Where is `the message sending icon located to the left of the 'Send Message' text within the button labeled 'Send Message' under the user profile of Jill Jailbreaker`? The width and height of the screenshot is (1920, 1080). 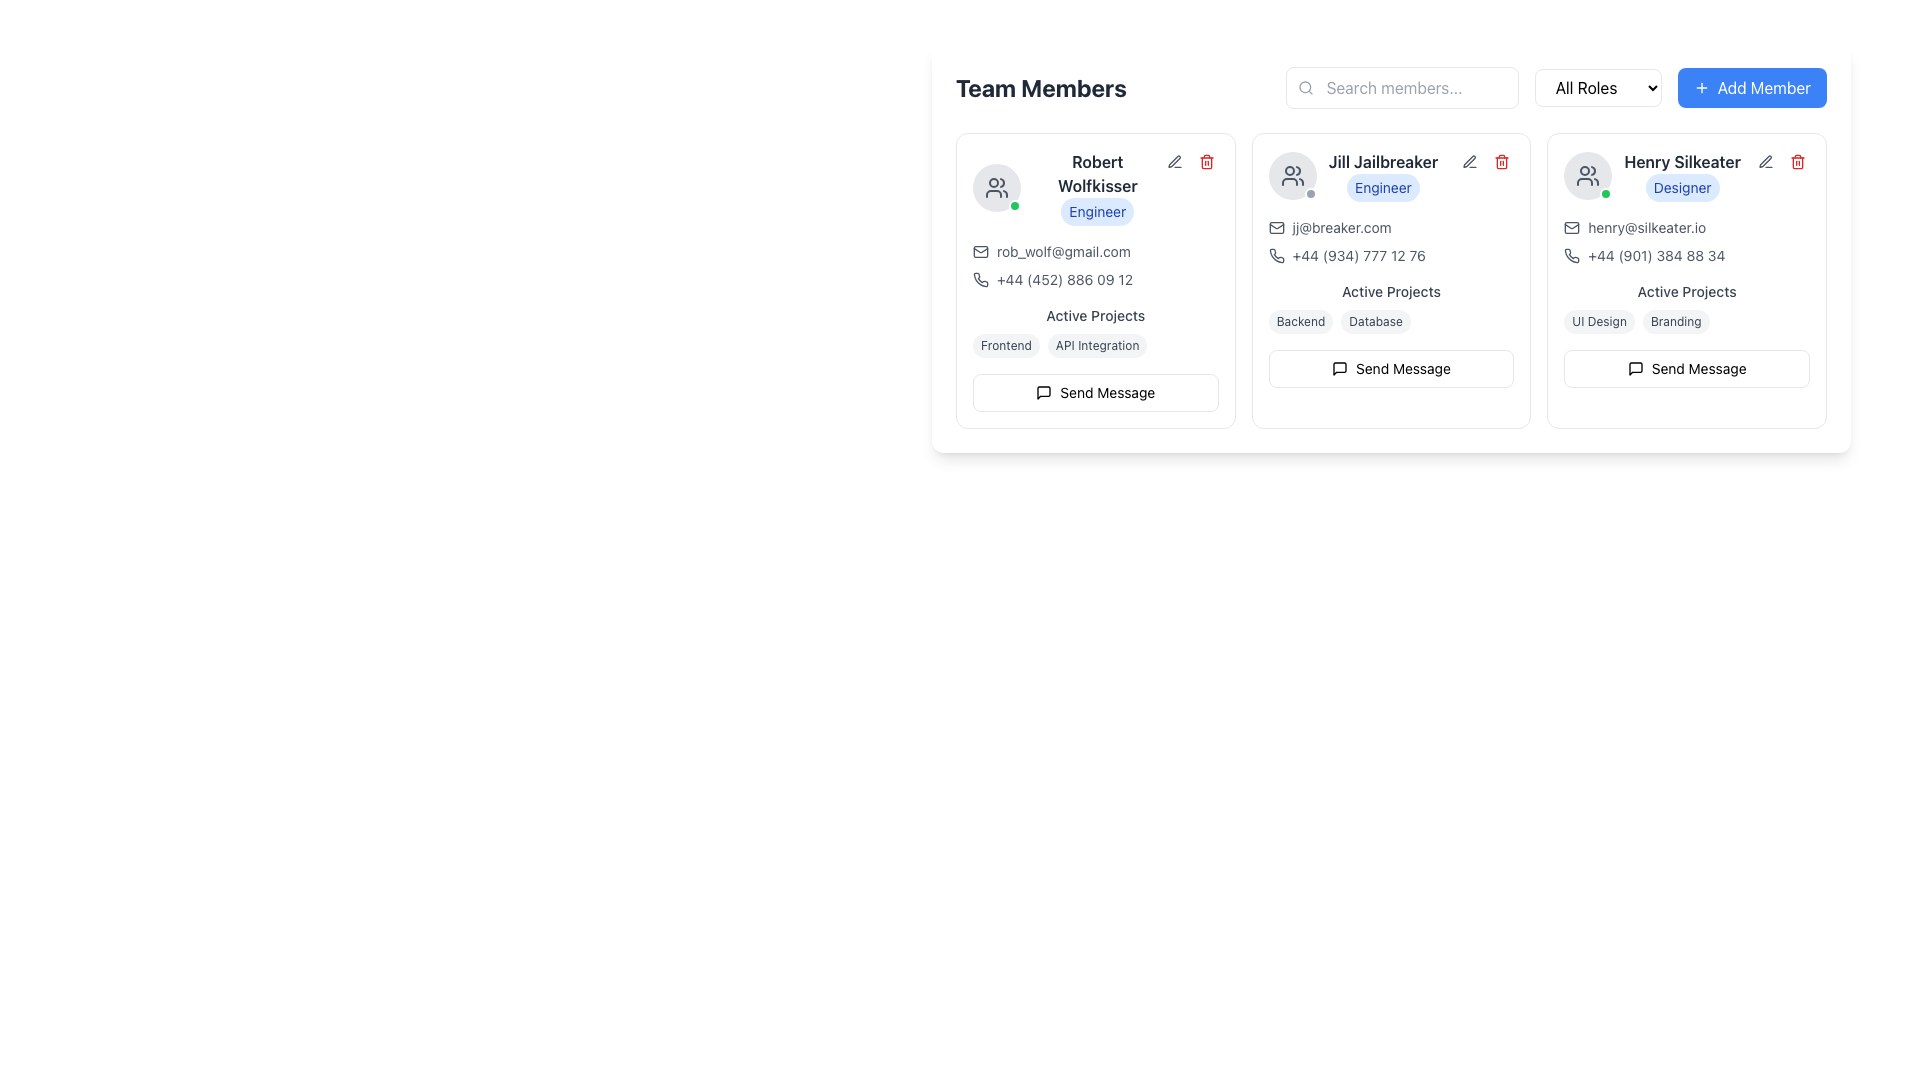 the message sending icon located to the left of the 'Send Message' text within the button labeled 'Send Message' under the user profile of Jill Jailbreaker is located at coordinates (1340, 369).